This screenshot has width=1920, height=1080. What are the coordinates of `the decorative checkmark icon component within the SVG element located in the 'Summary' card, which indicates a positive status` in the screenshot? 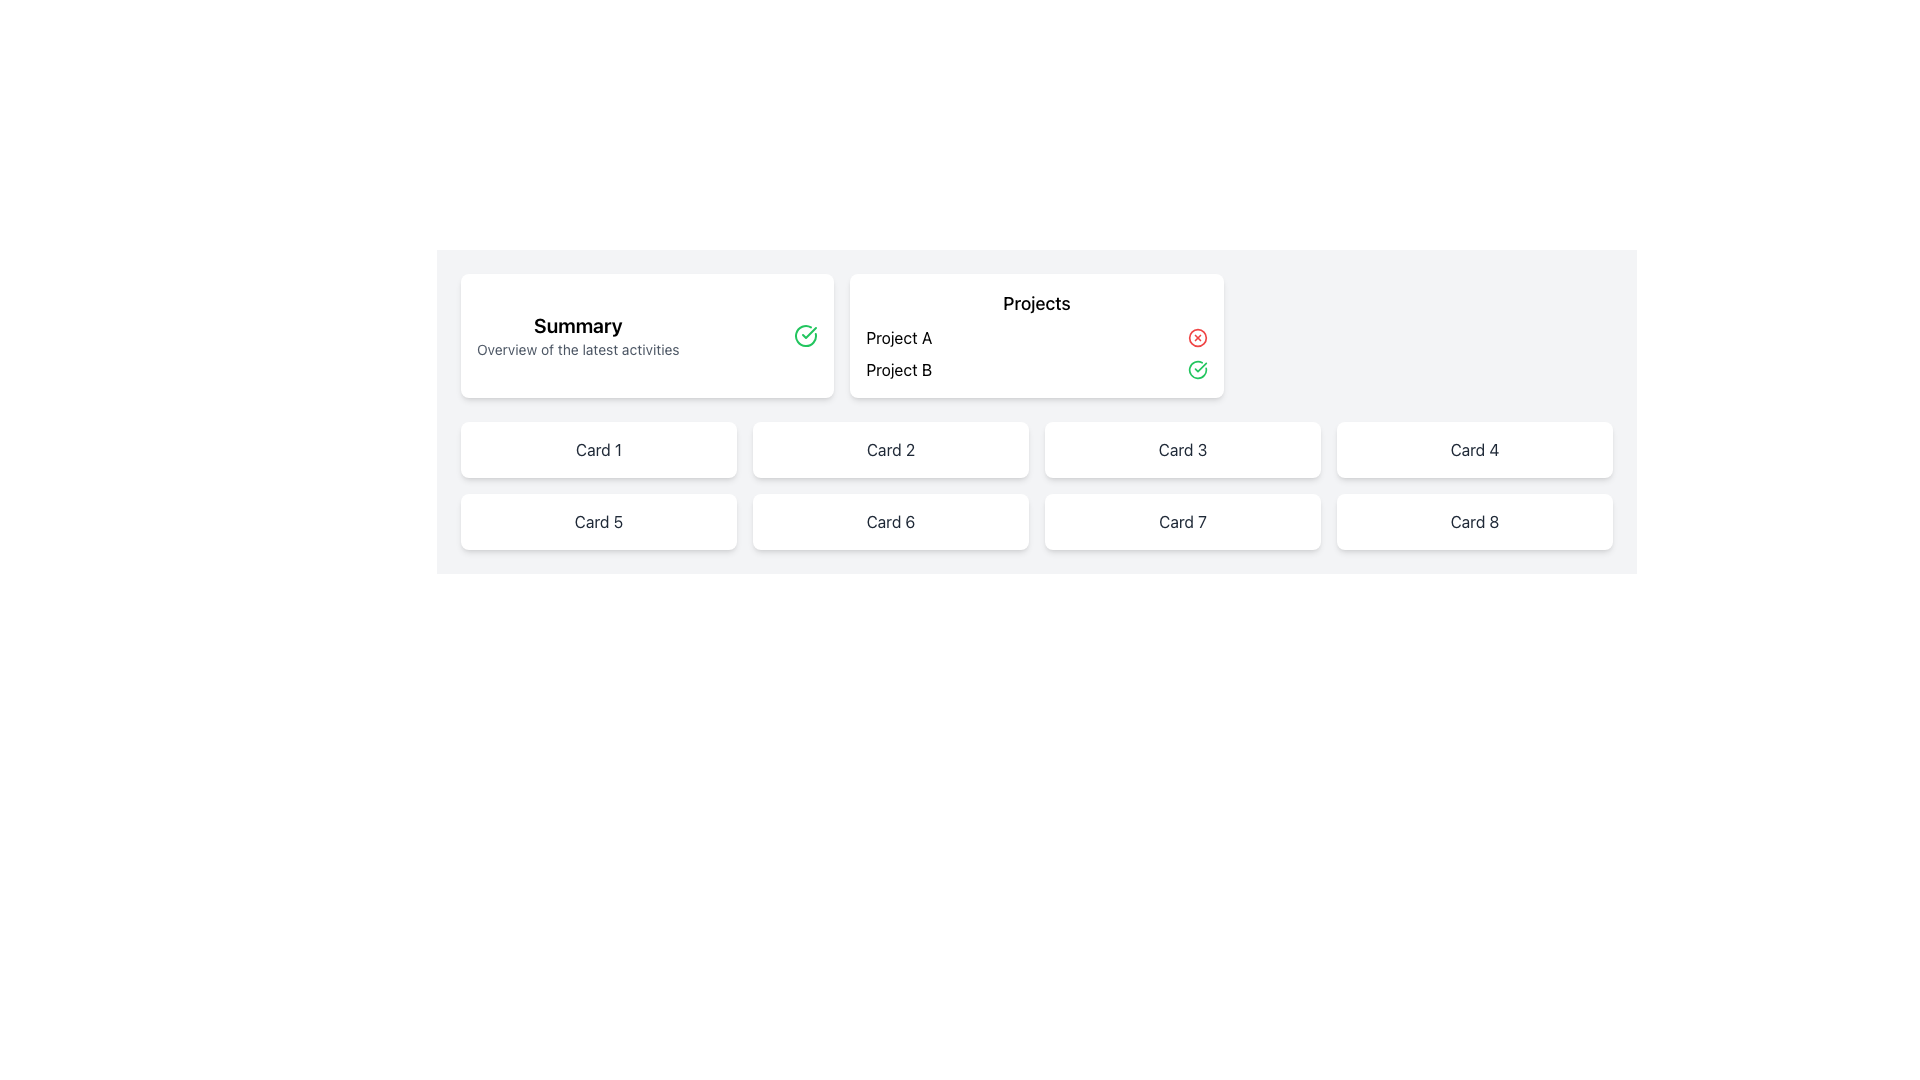 It's located at (806, 334).